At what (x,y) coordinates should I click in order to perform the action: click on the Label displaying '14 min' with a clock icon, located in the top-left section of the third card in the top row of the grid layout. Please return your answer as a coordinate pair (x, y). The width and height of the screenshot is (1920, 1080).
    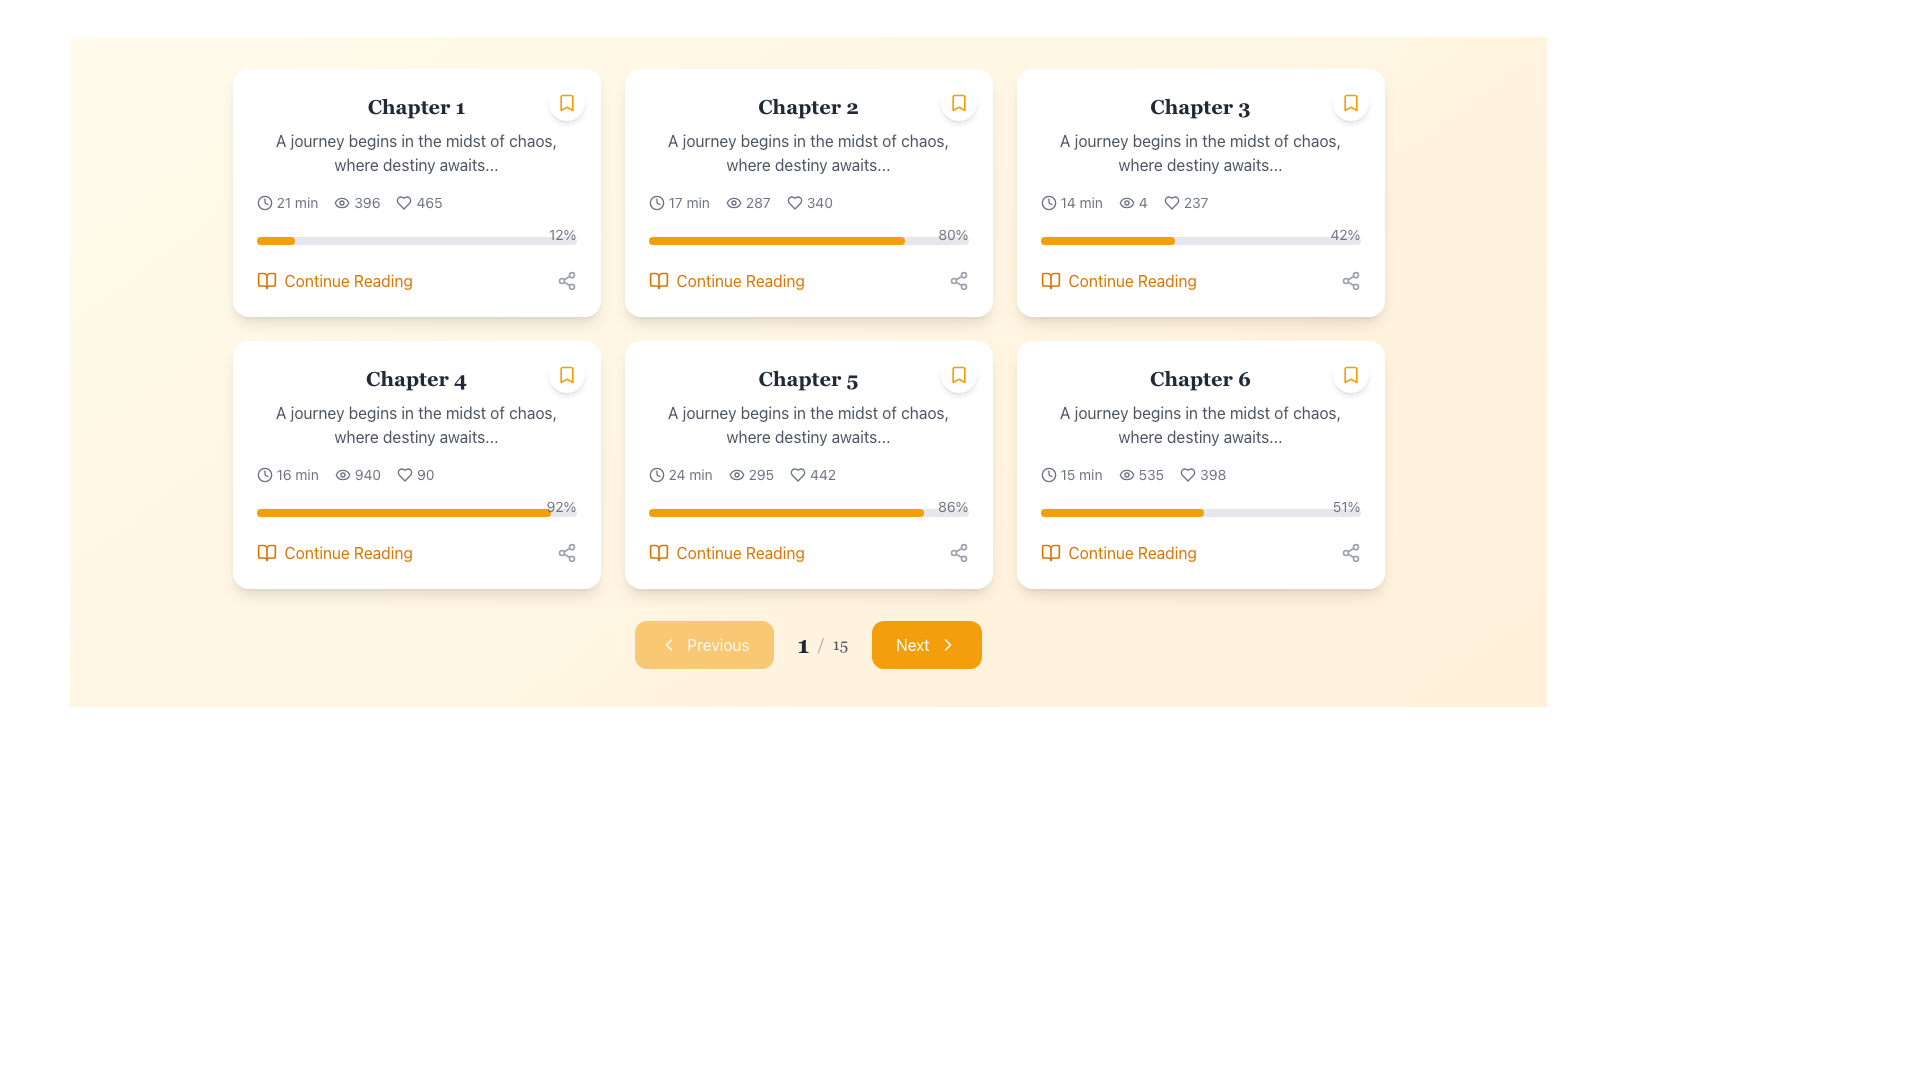
    Looking at the image, I should click on (1070, 203).